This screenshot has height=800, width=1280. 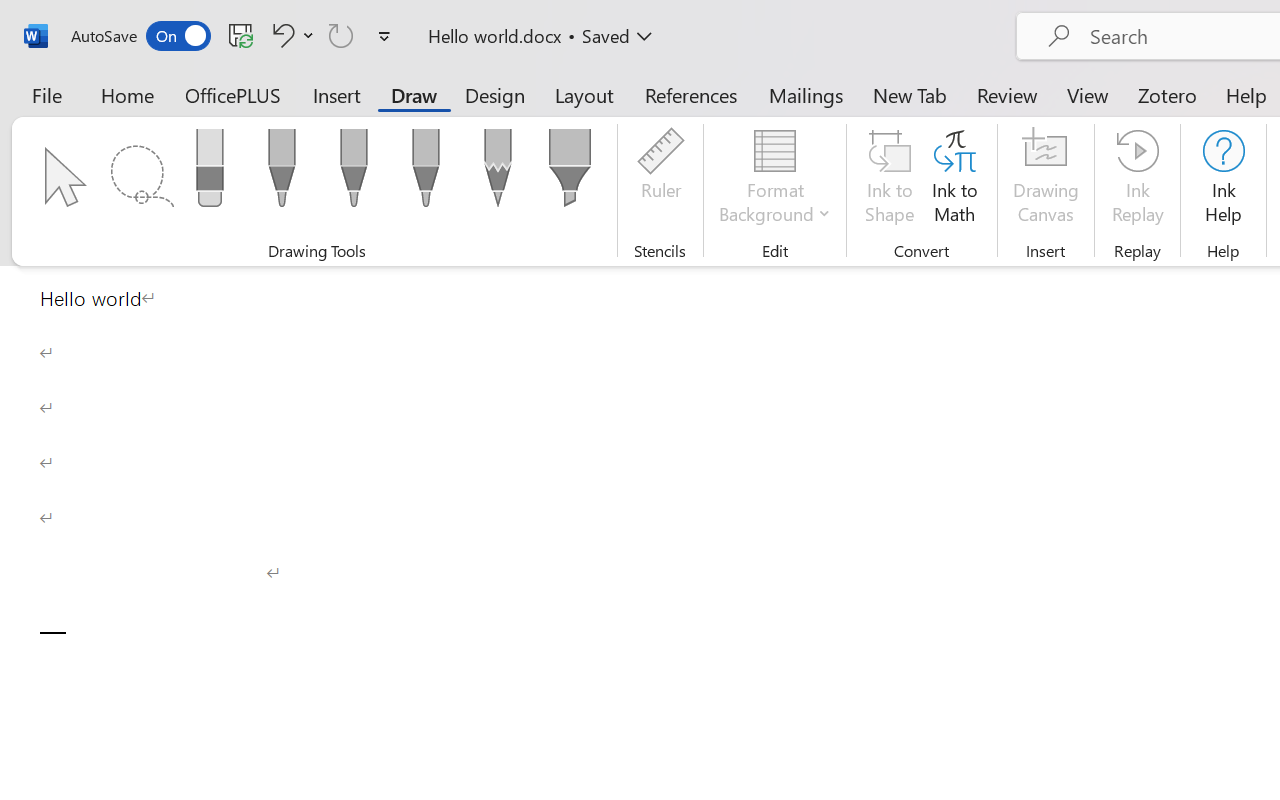 What do you see at coordinates (774, 179) in the screenshot?
I see `'Format Background'` at bounding box center [774, 179].